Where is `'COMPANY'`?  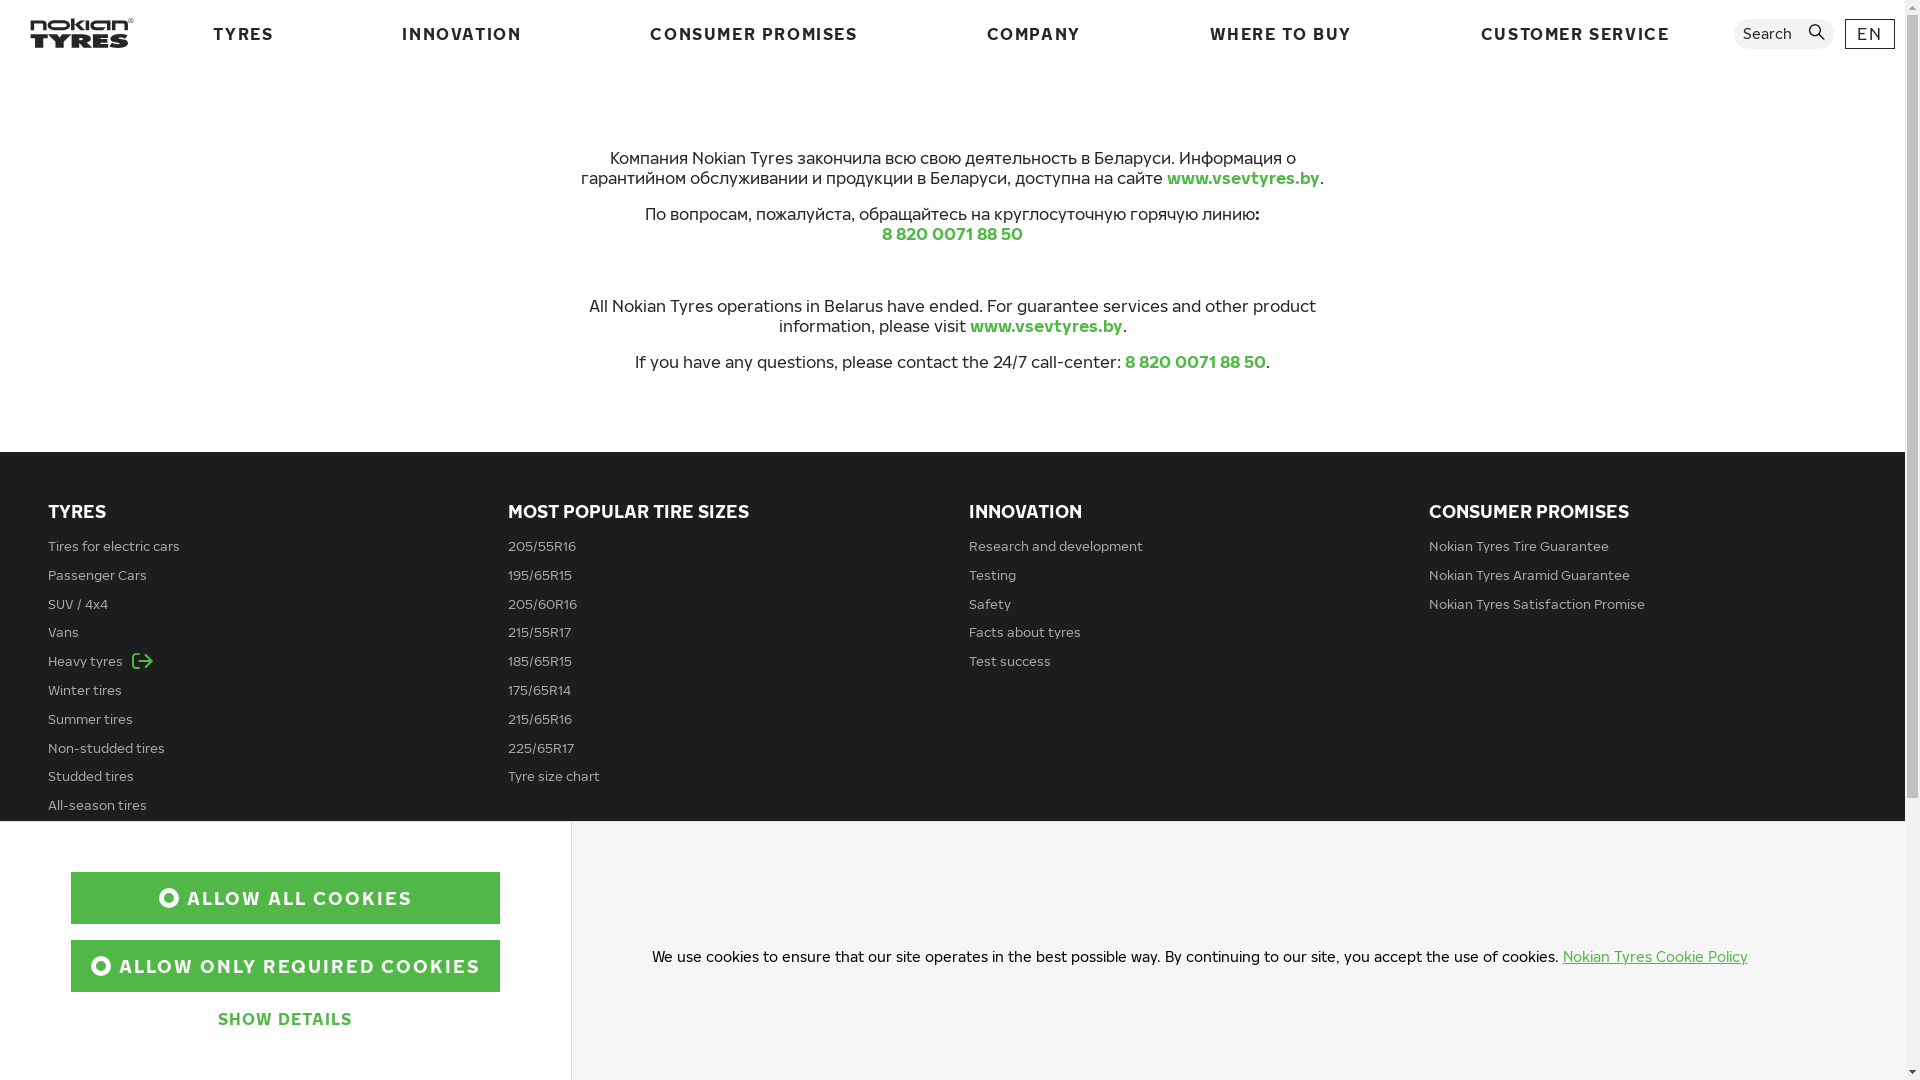
'COMPANY' is located at coordinates (1033, 34).